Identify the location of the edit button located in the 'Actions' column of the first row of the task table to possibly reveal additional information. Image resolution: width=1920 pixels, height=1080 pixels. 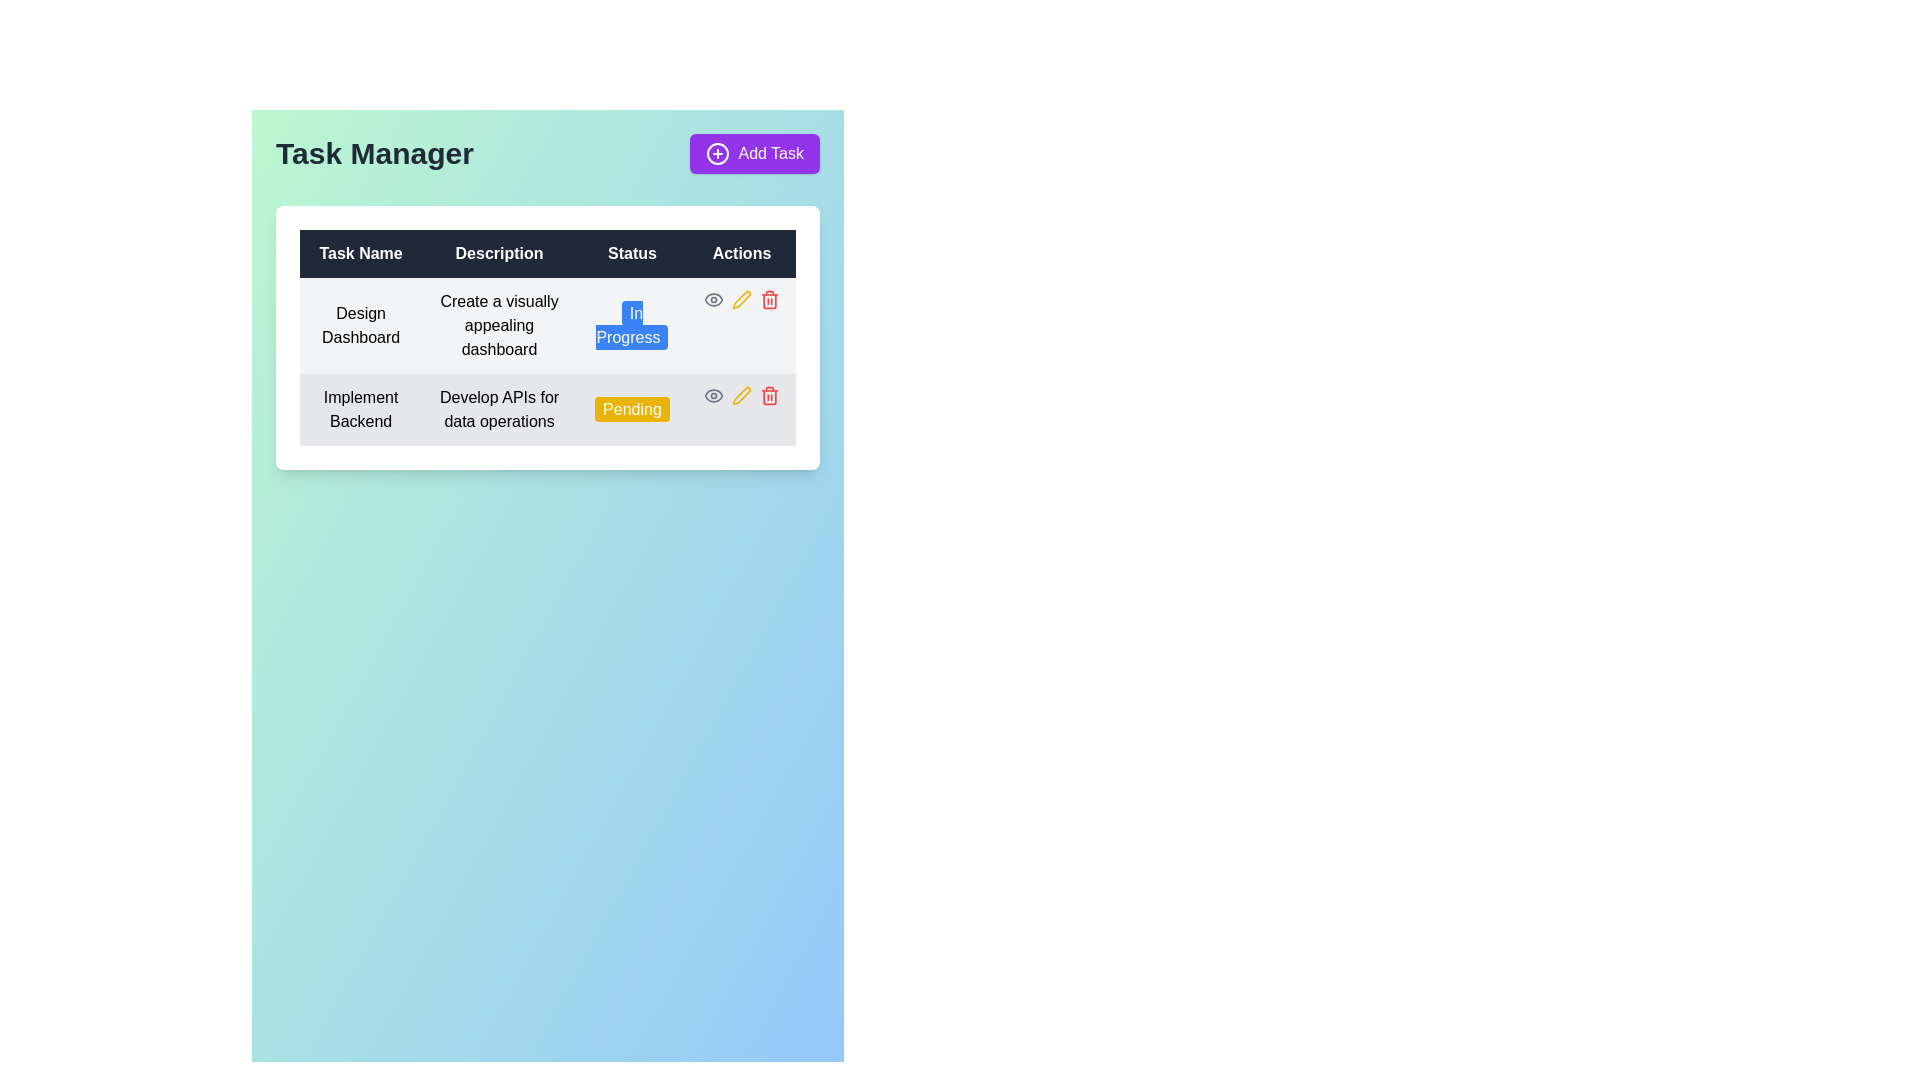
(740, 300).